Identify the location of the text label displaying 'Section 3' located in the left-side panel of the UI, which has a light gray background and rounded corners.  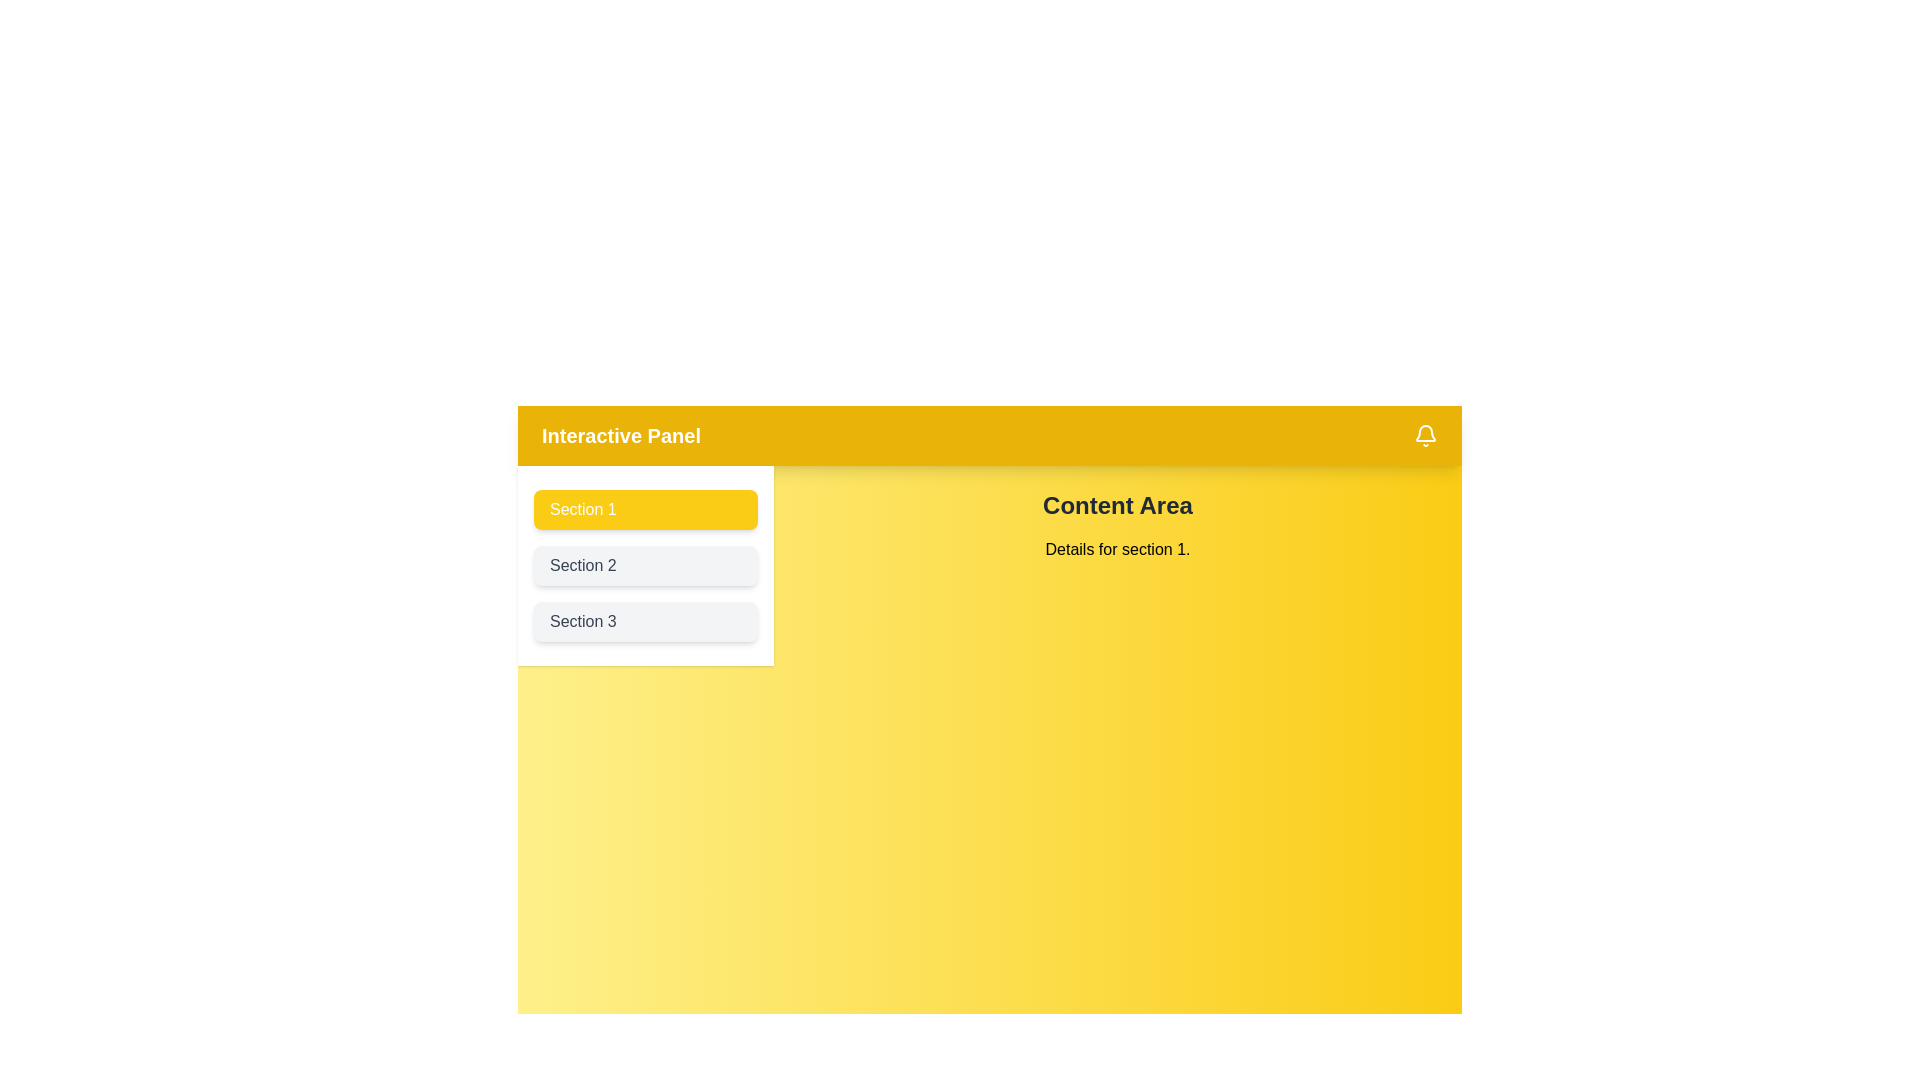
(582, 620).